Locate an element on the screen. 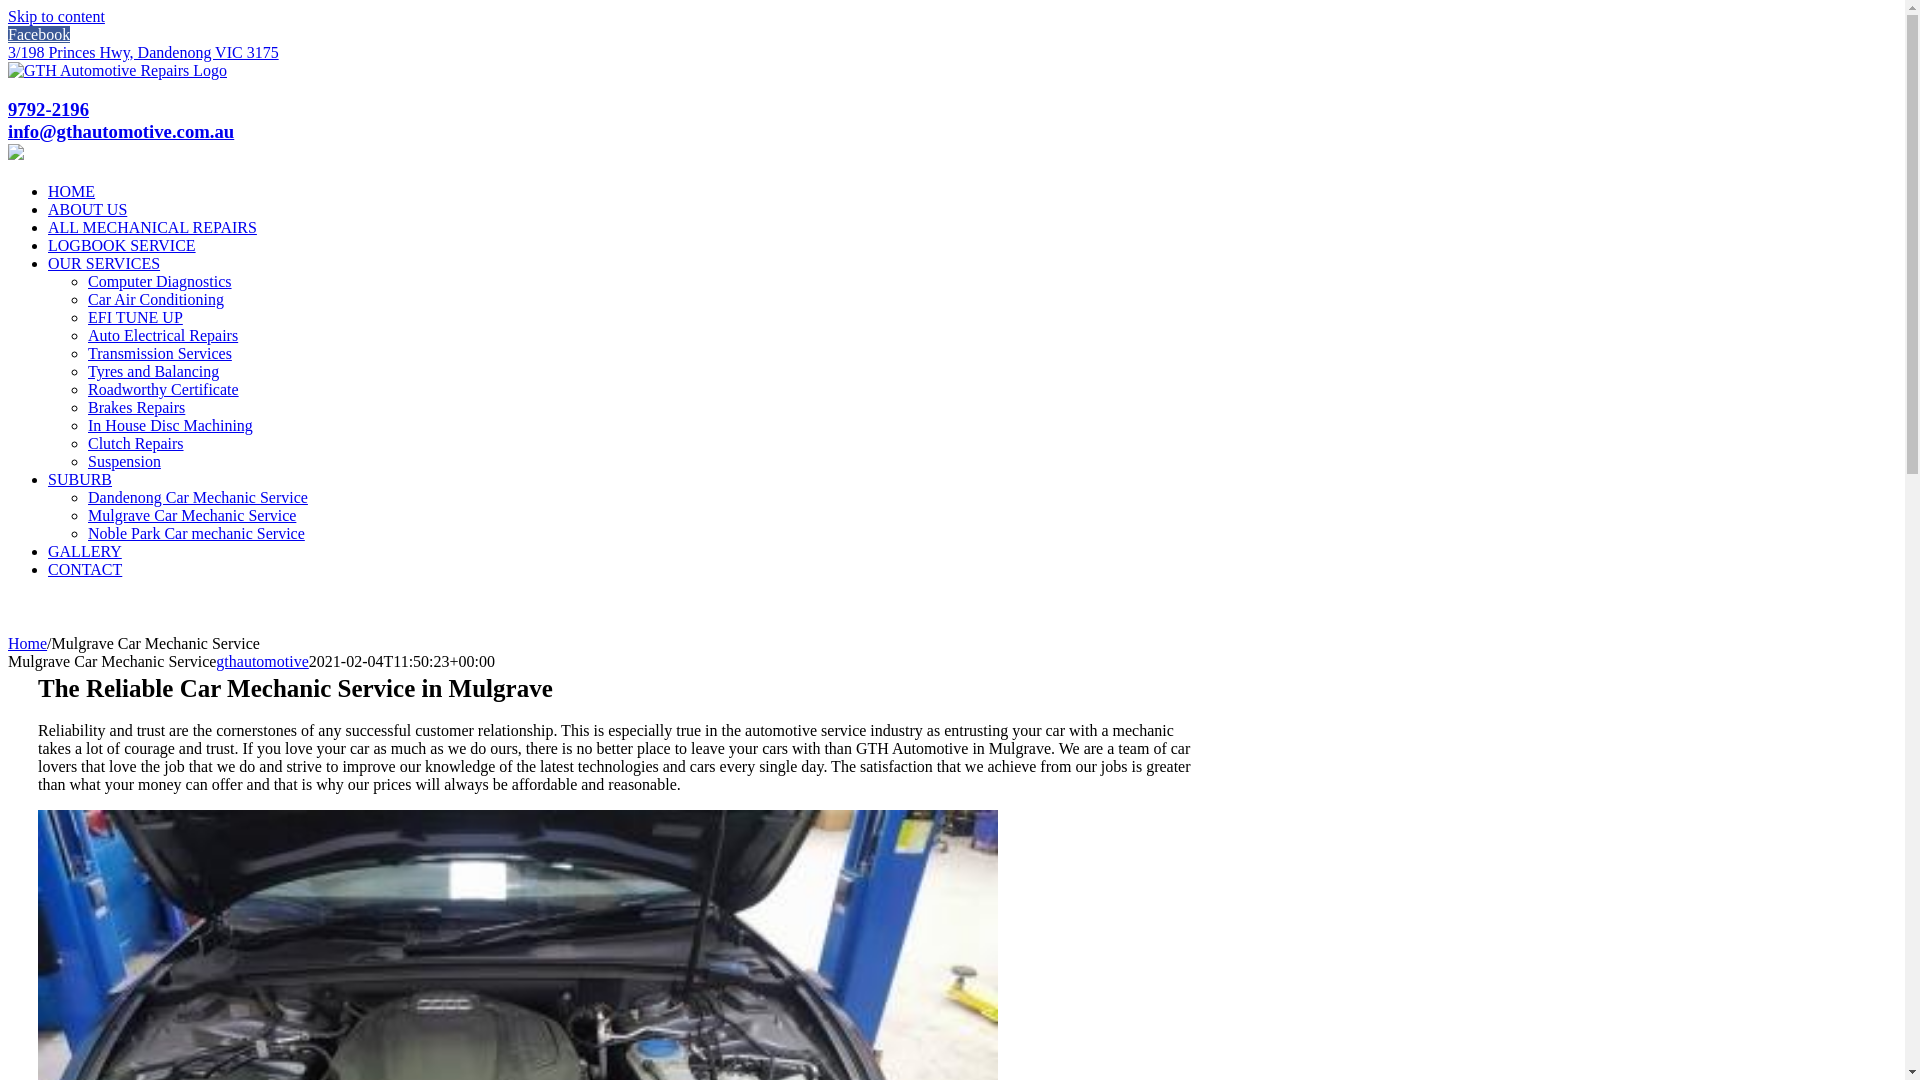 The image size is (1920, 1080). '3/198 Princes Hwy, Dandenong VIC 3175' is located at coordinates (142, 51).